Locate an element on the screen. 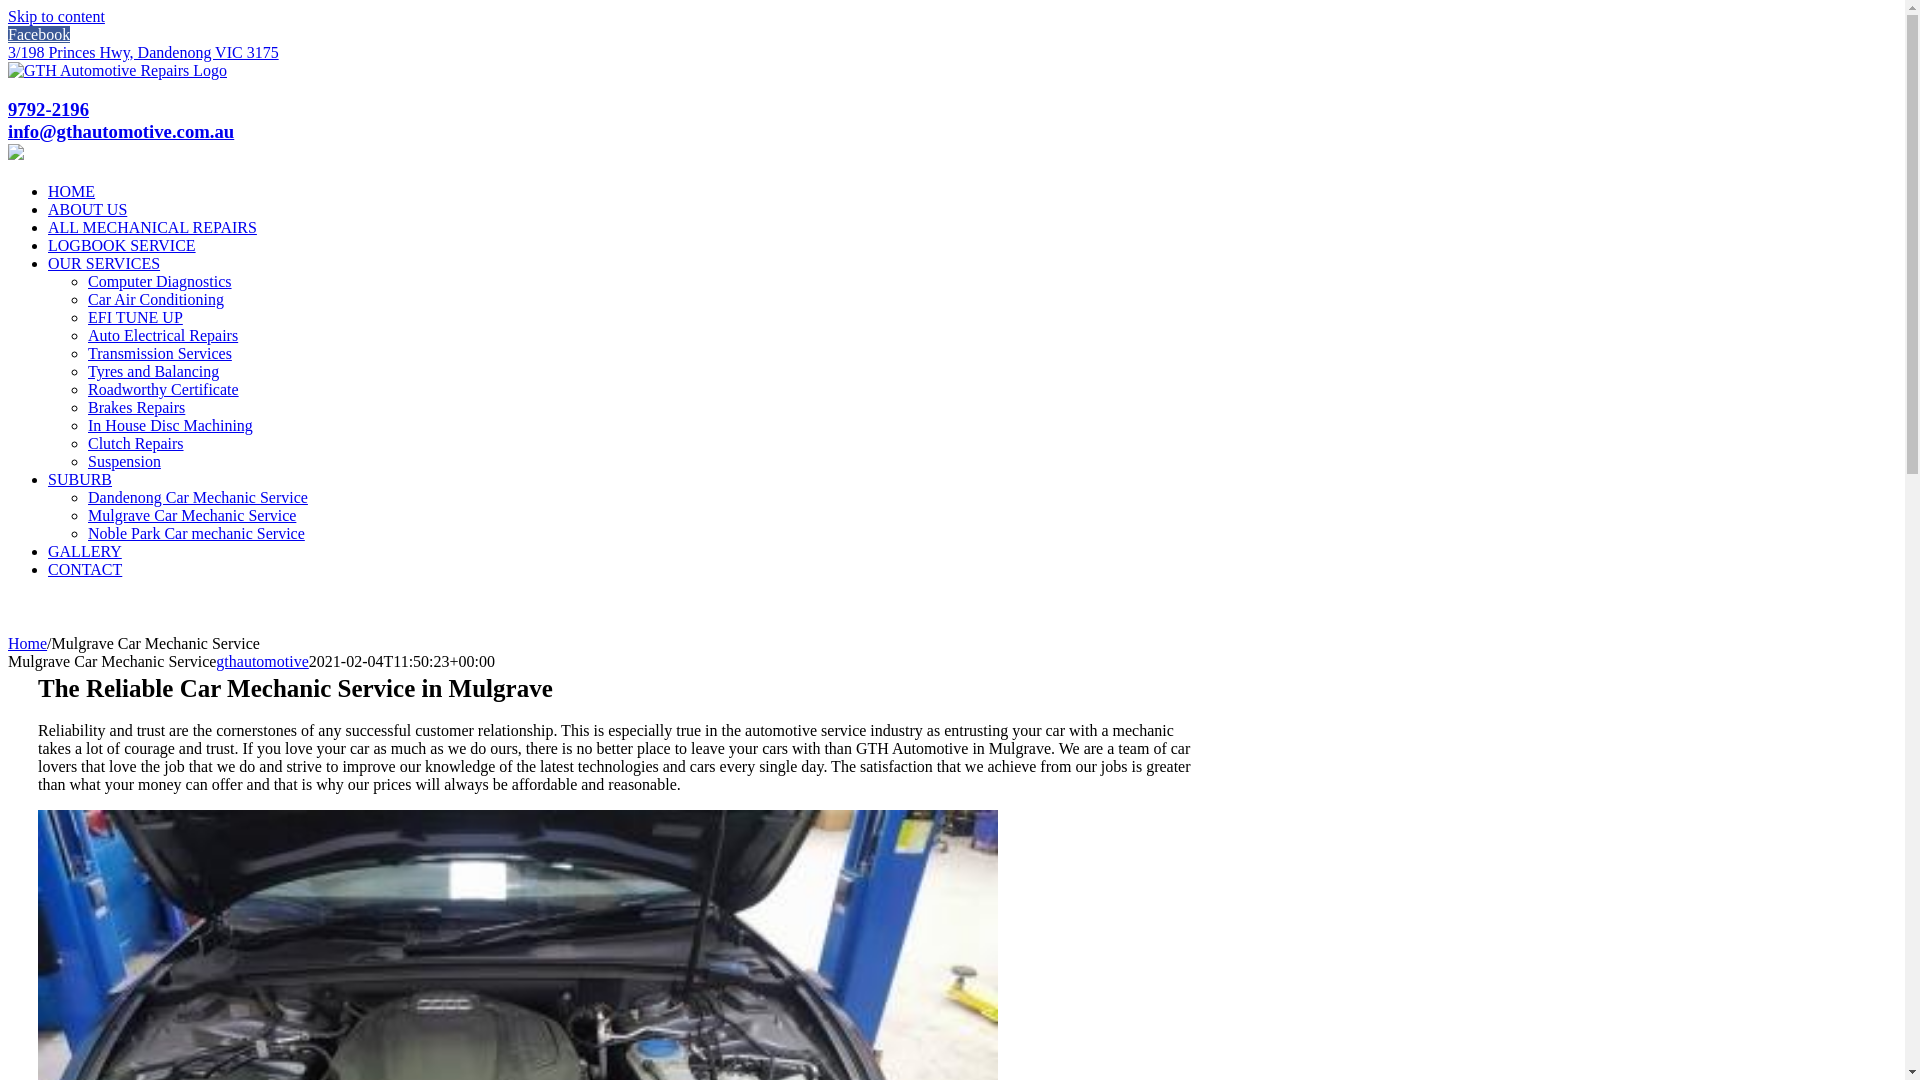 The image size is (1920, 1080). '3/198 Princes Hwy, Dandenong VIC 3175' is located at coordinates (142, 51).